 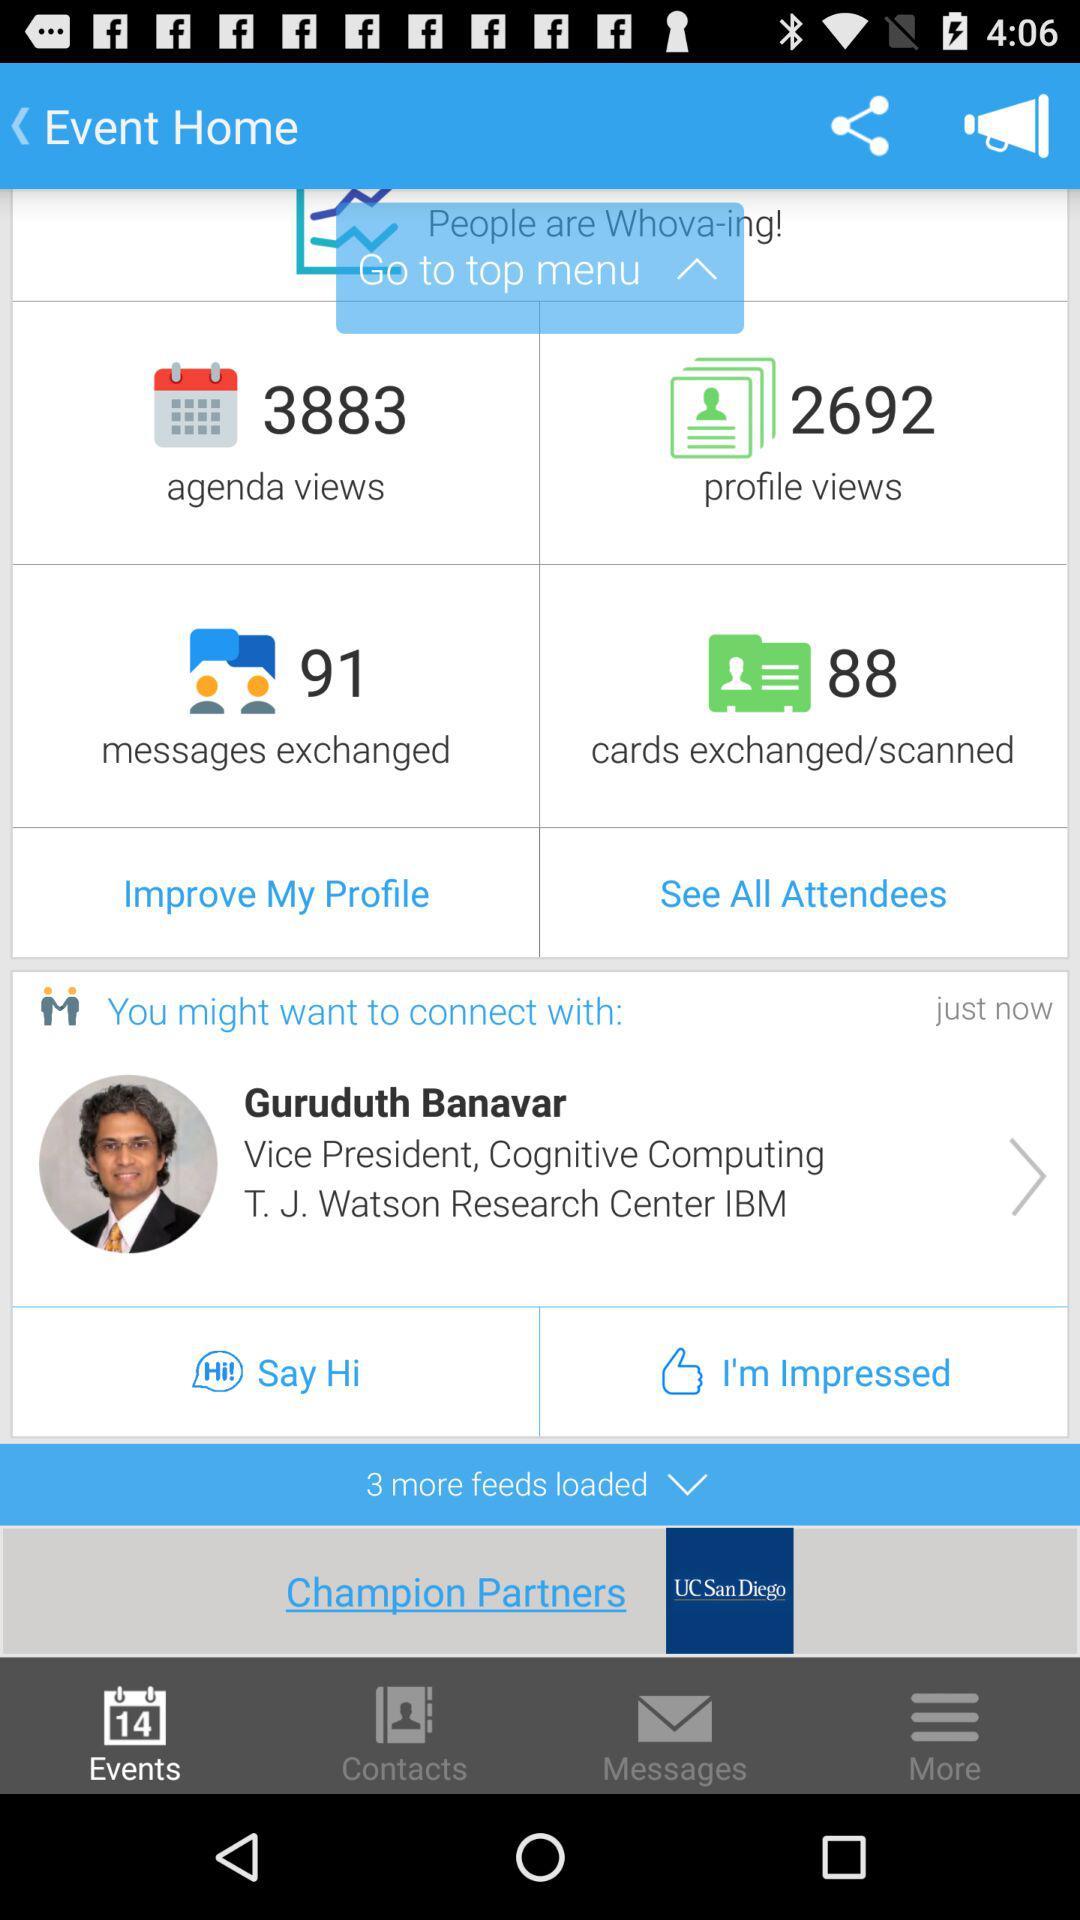 What do you see at coordinates (802, 891) in the screenshot?
I see `the see all attendees item` at bounding box center [802, 891].